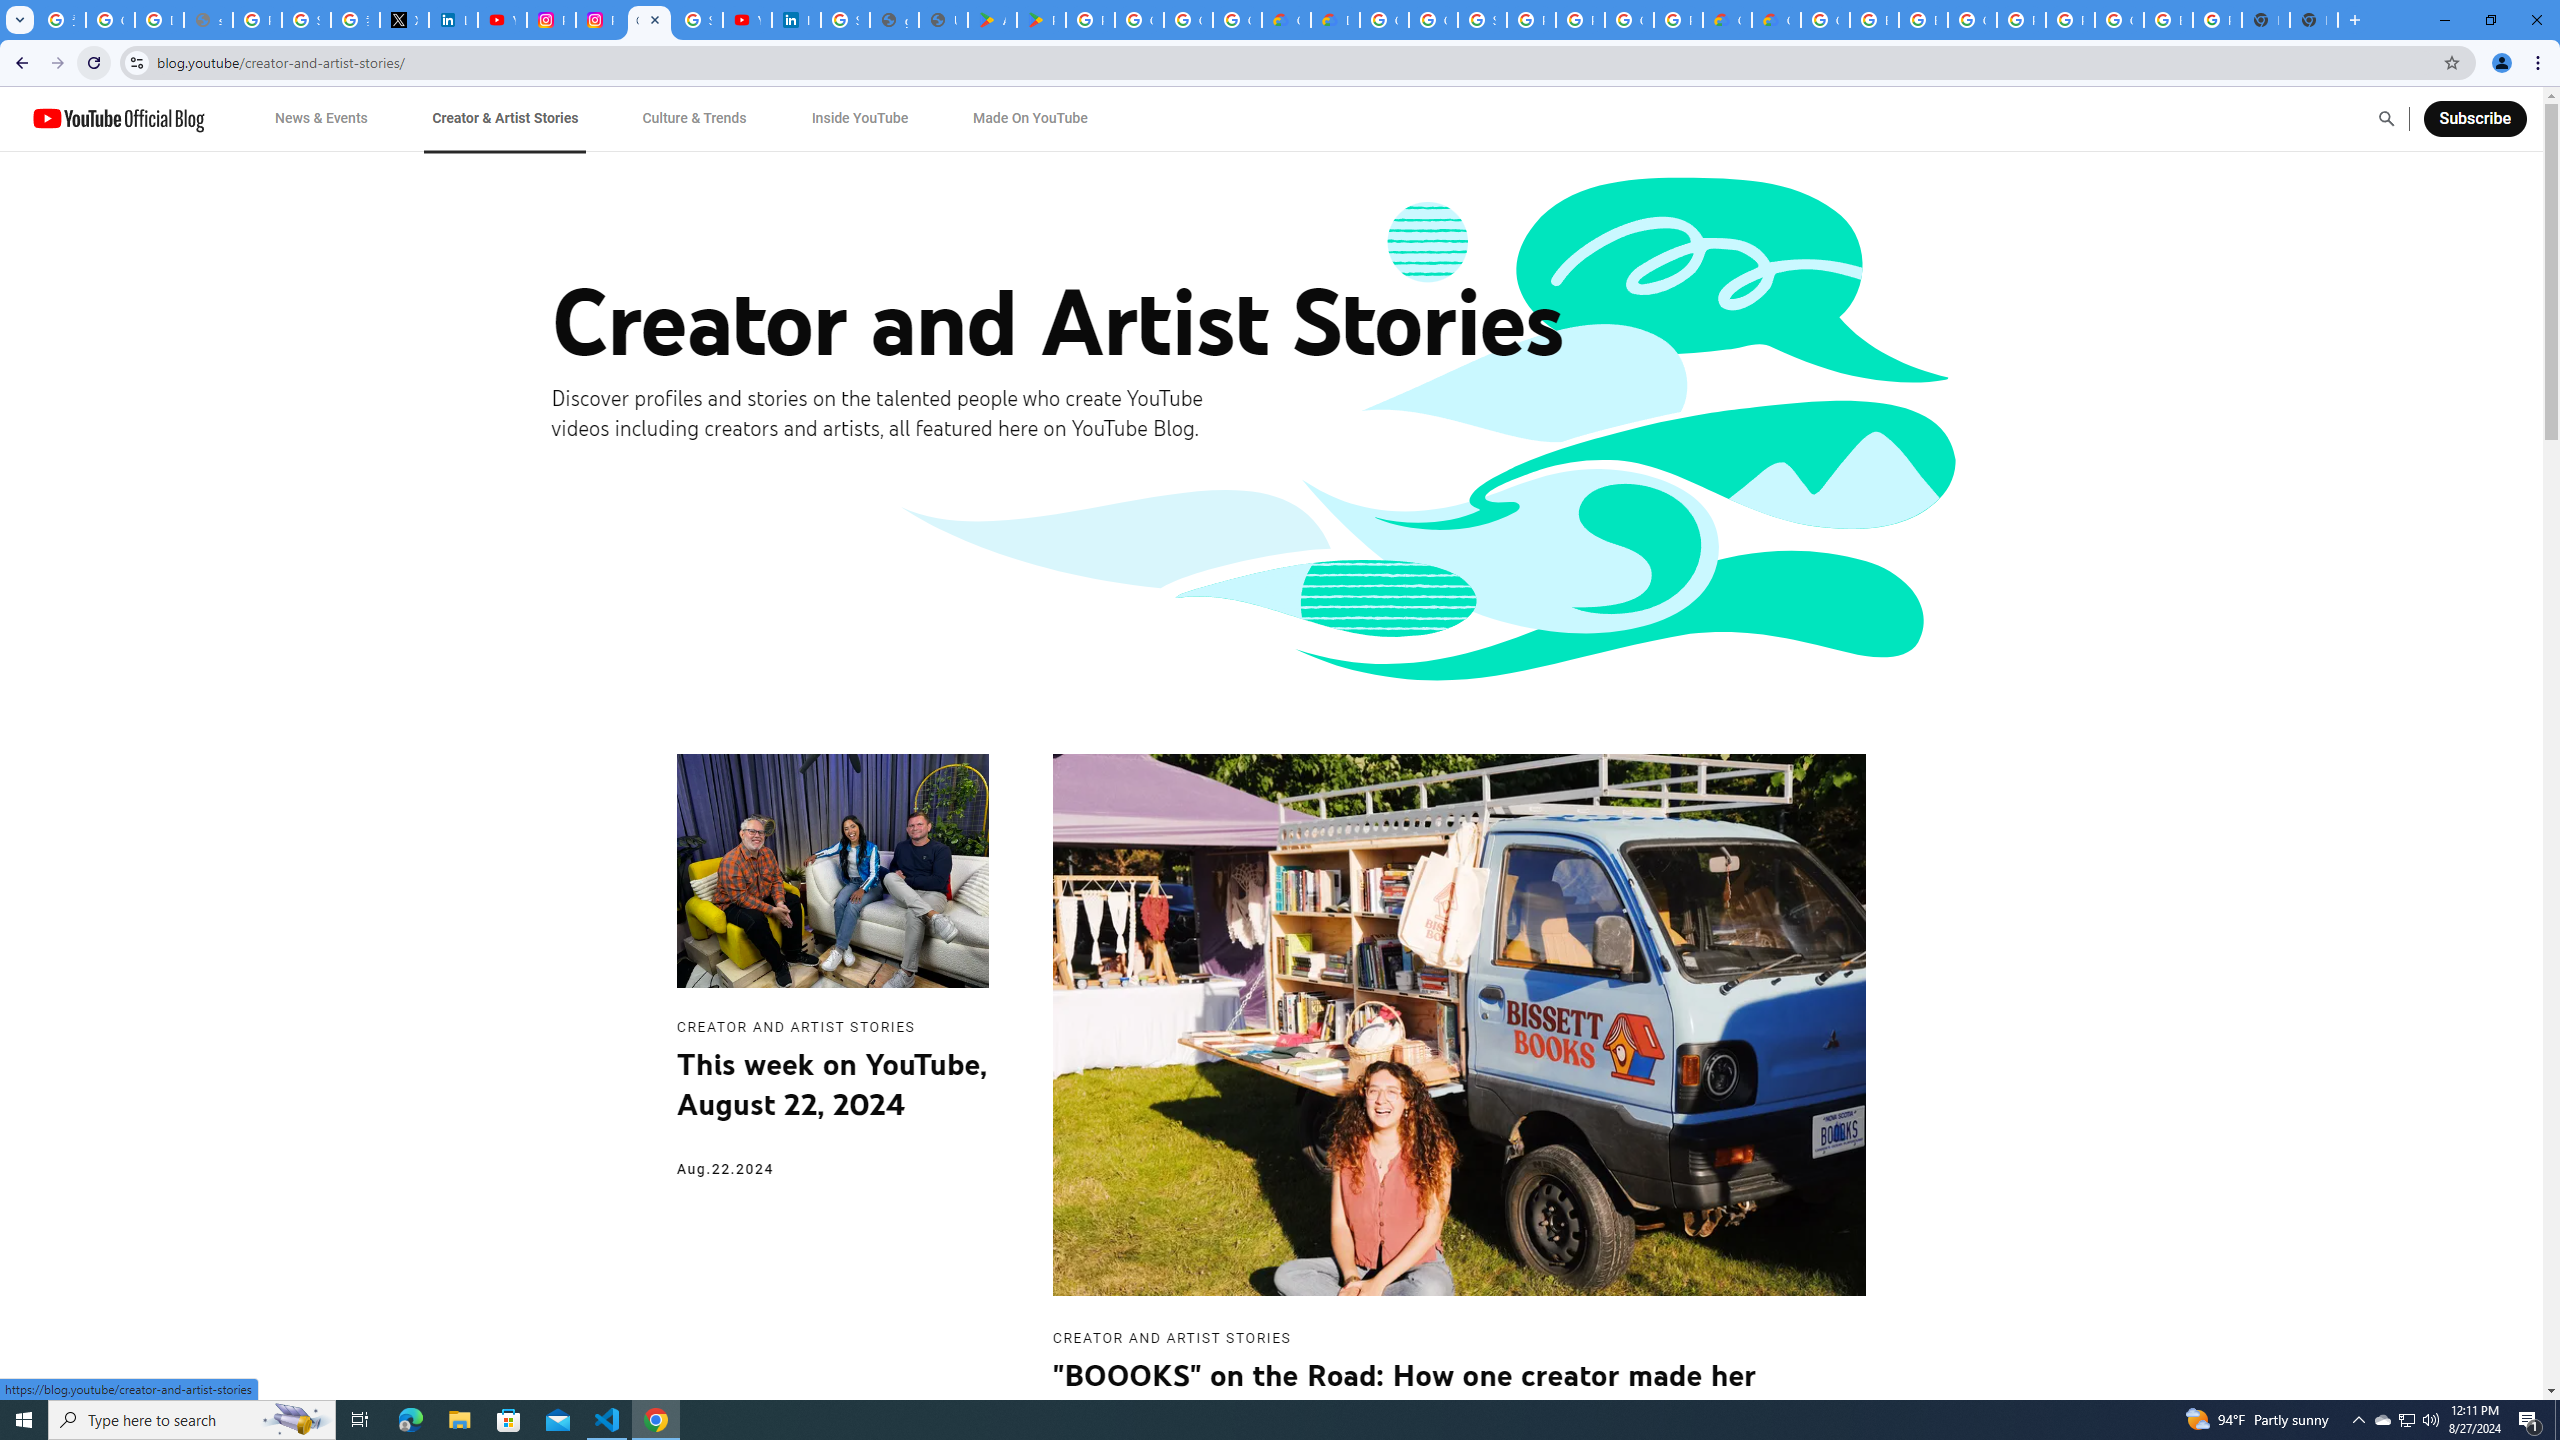 This screenshot has width=2560, height=1440. I want to click on 'Creator & Artist Stories', so click(505, 118).